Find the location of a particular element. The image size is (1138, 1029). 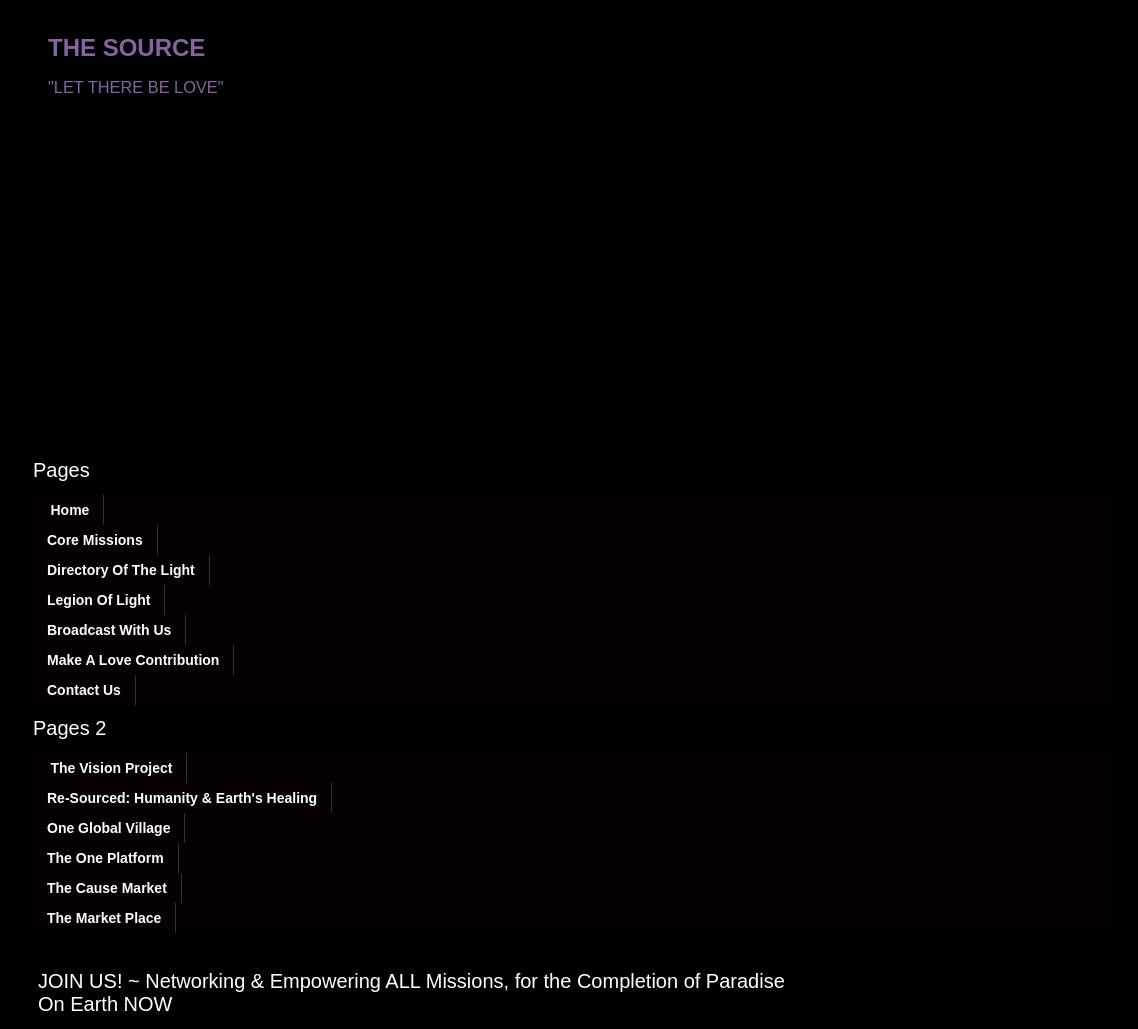

'Pages' is located at coordinates (59, 470).